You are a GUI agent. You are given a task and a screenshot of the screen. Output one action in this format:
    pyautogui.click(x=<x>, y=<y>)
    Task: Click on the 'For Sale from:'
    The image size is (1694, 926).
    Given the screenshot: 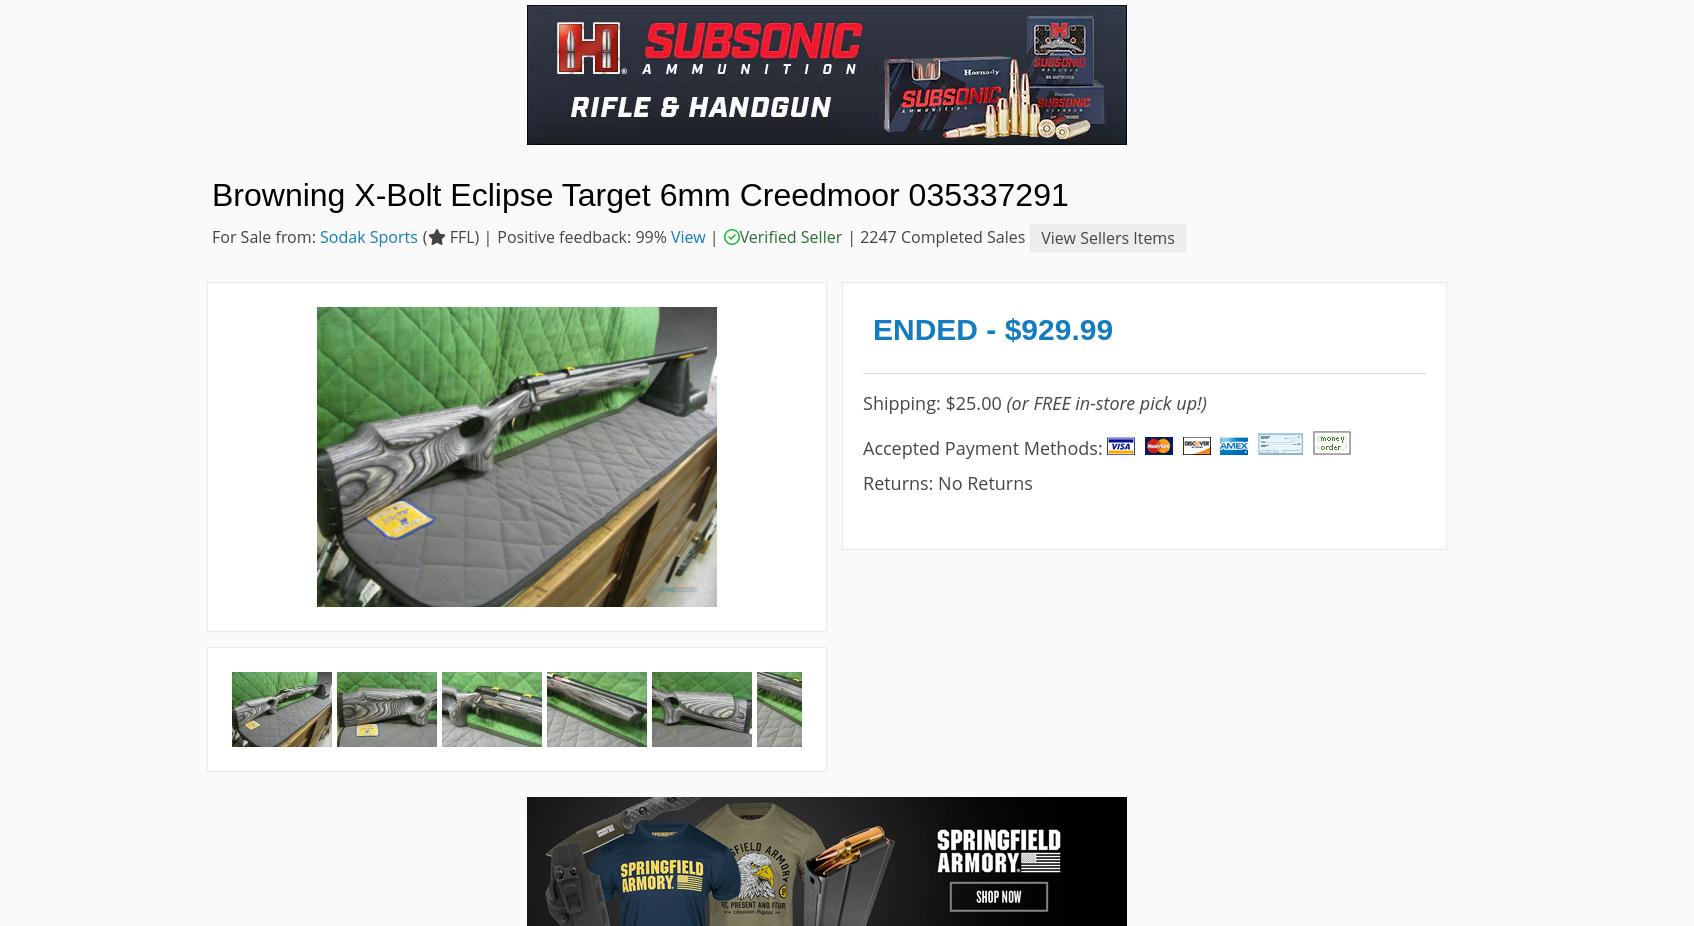 What is the action you would take?
    pyautogui.click(x=211, y=236)
    